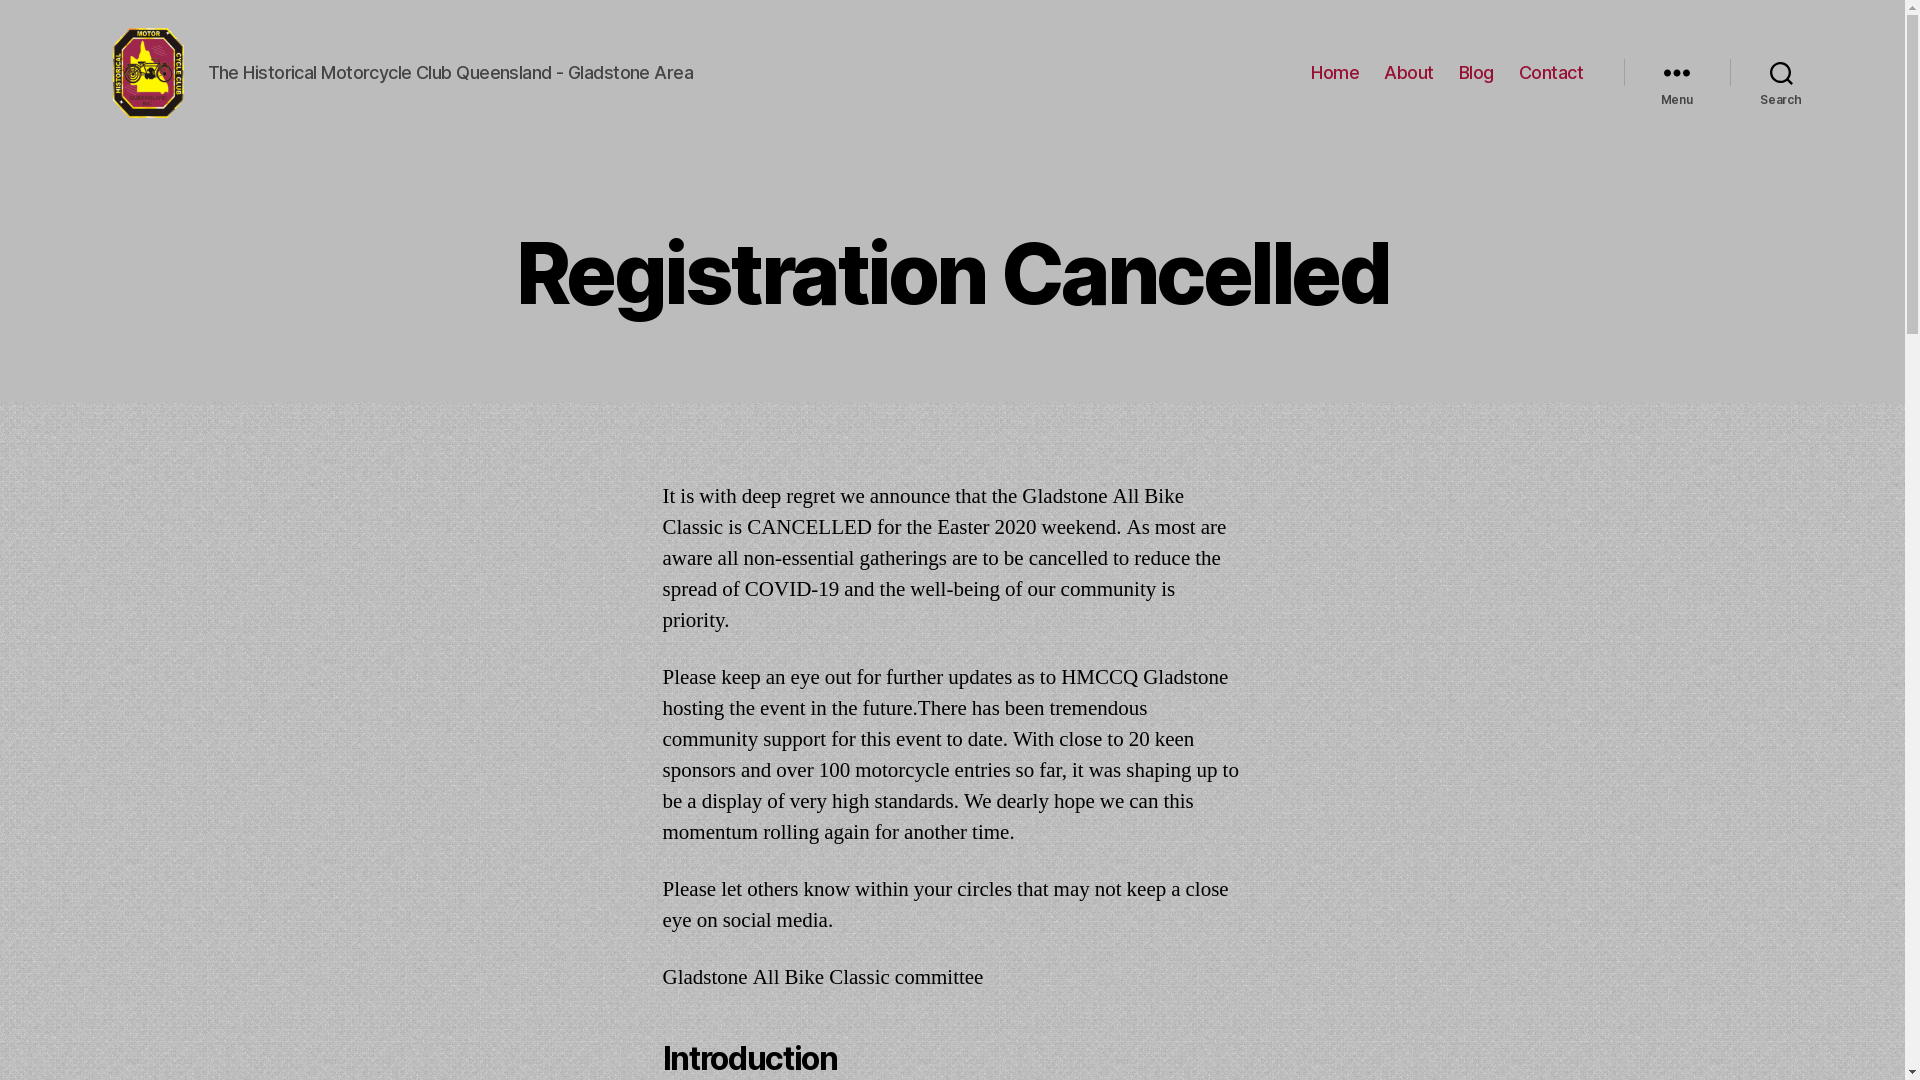  Describe the element at coordinates (1408, 72) in the screenshot. I see `'About'` at that location.